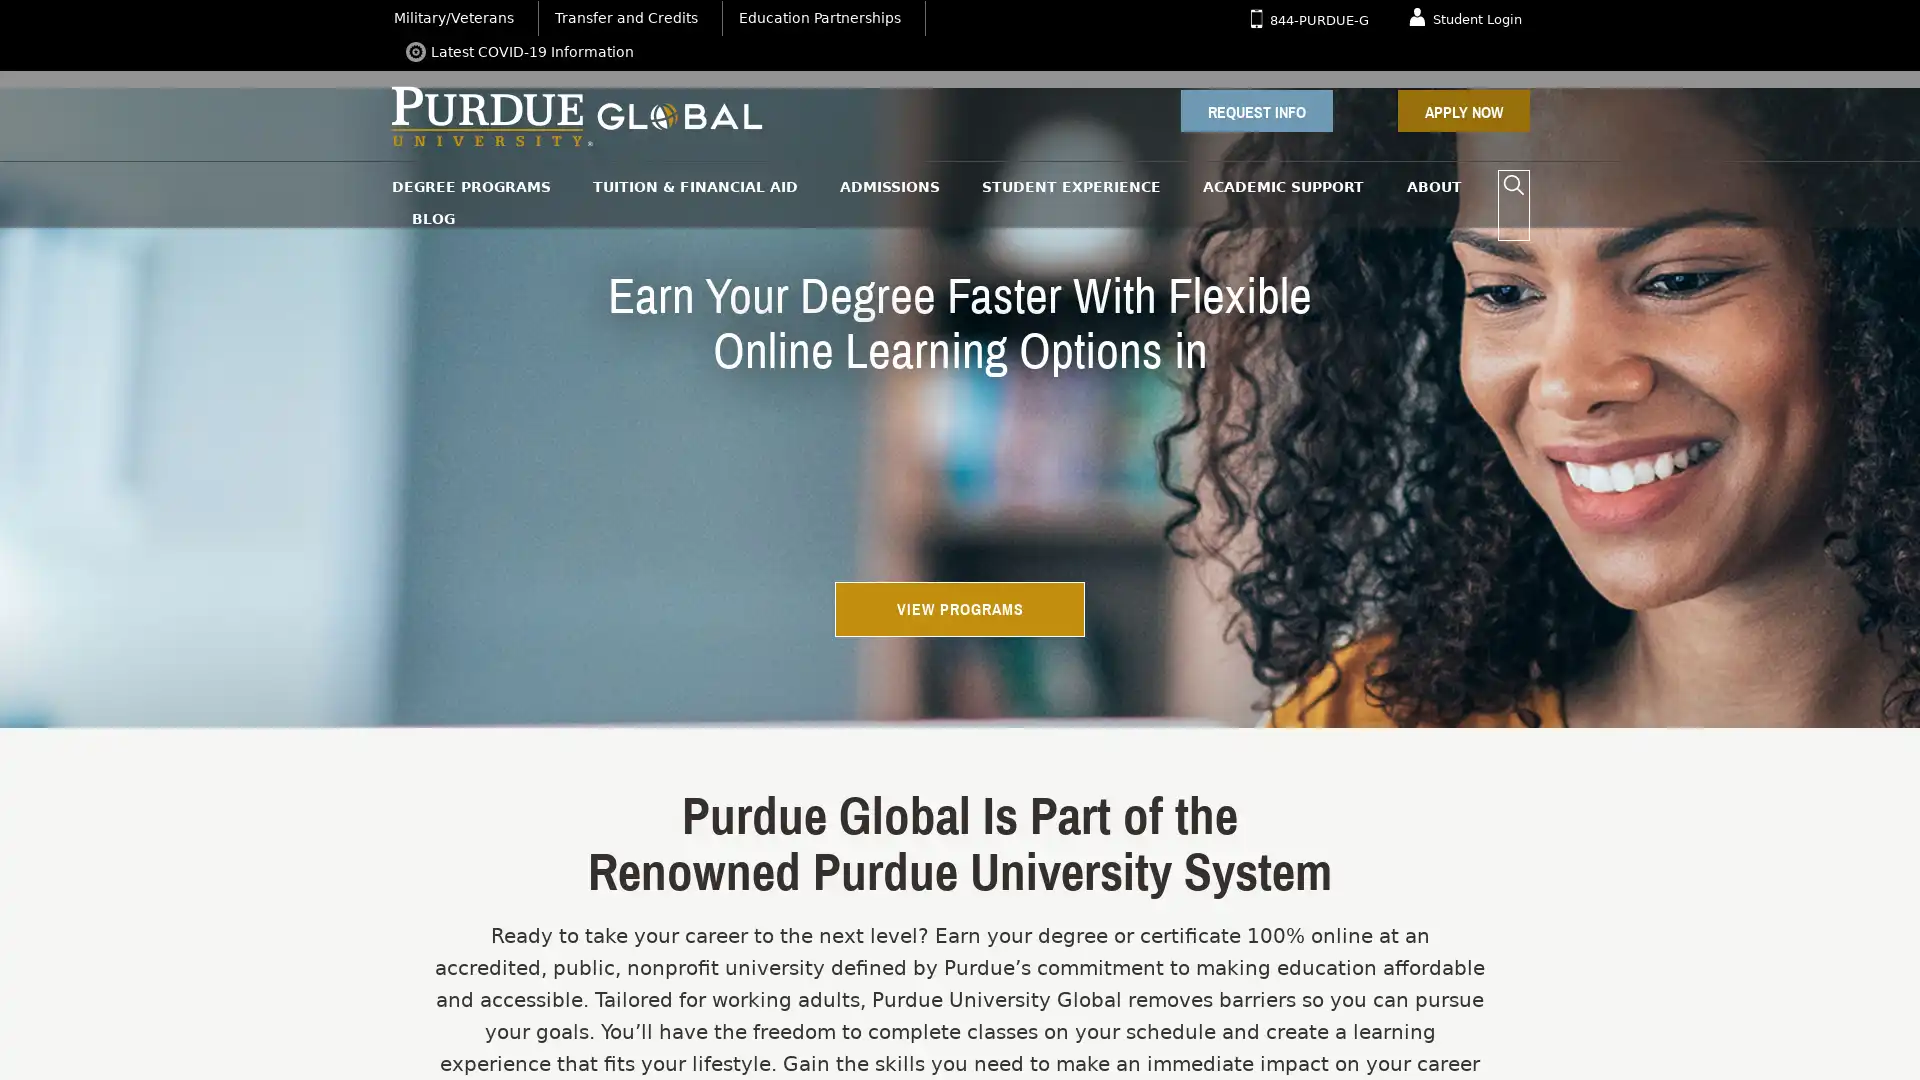 The width and height of the screenshot is (1920, 1080). Describe the element at coordinates (1513, 185) in the screenshot. I see `Search` at that location.